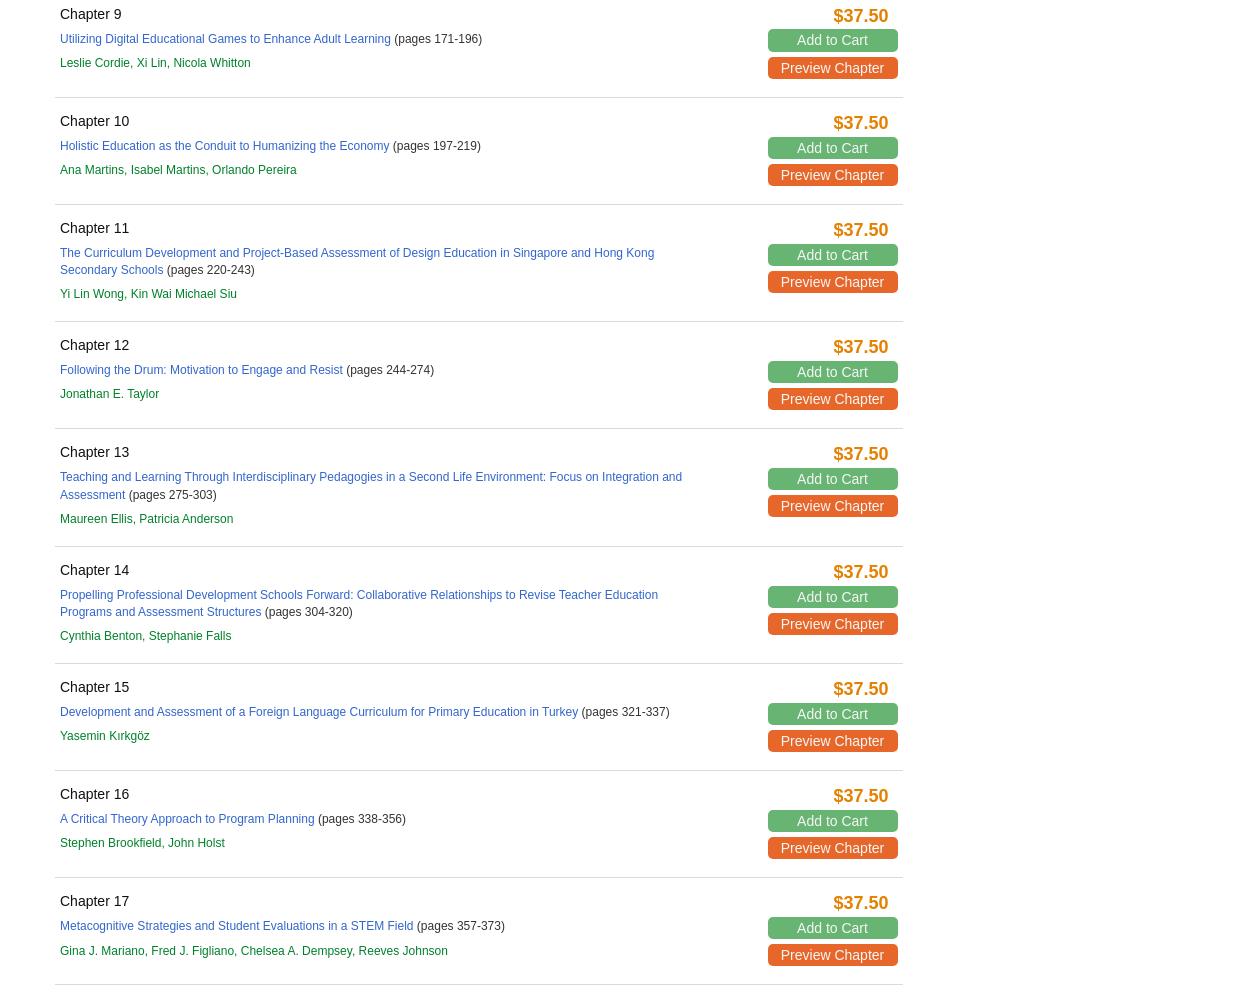 The width and height of the screenshot is (1250, 1001). I want to click on '(pages 275-303)', so click(125, 493).